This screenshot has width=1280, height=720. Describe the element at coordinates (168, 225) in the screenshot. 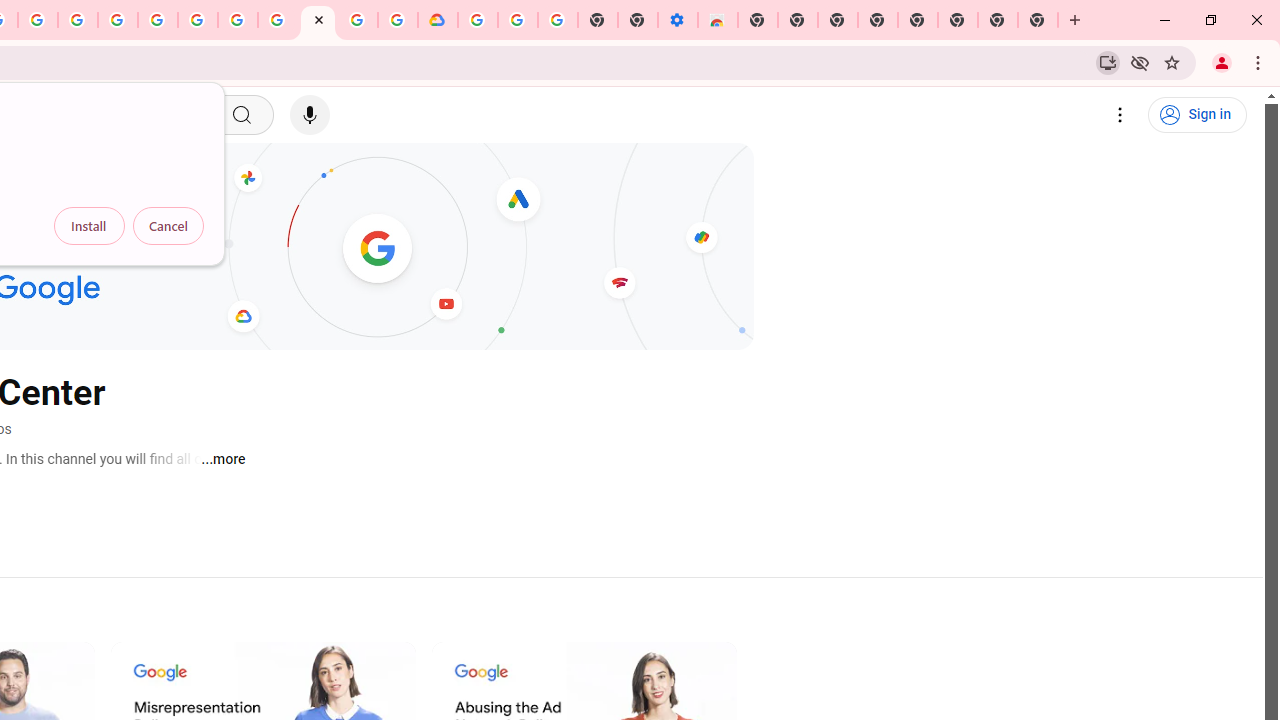

I see `'Cancel'` at that location.